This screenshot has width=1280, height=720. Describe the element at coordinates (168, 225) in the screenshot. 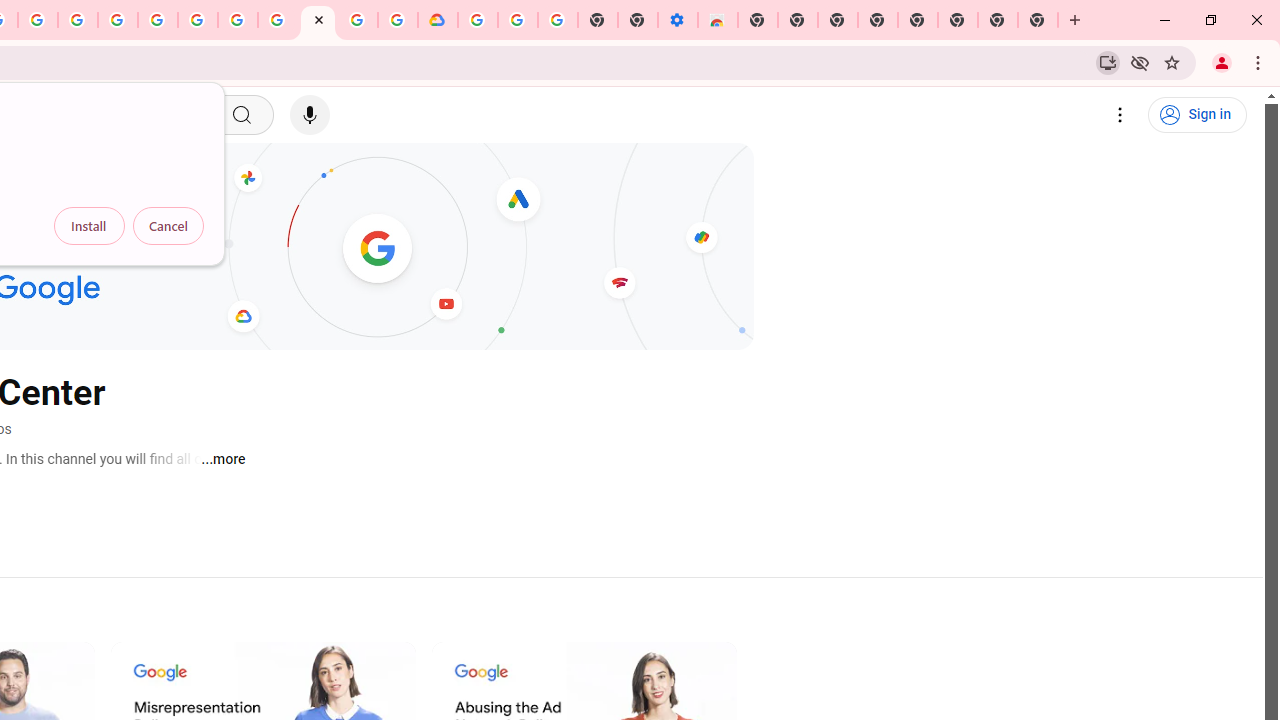

I see `'Cancel'` at that location.